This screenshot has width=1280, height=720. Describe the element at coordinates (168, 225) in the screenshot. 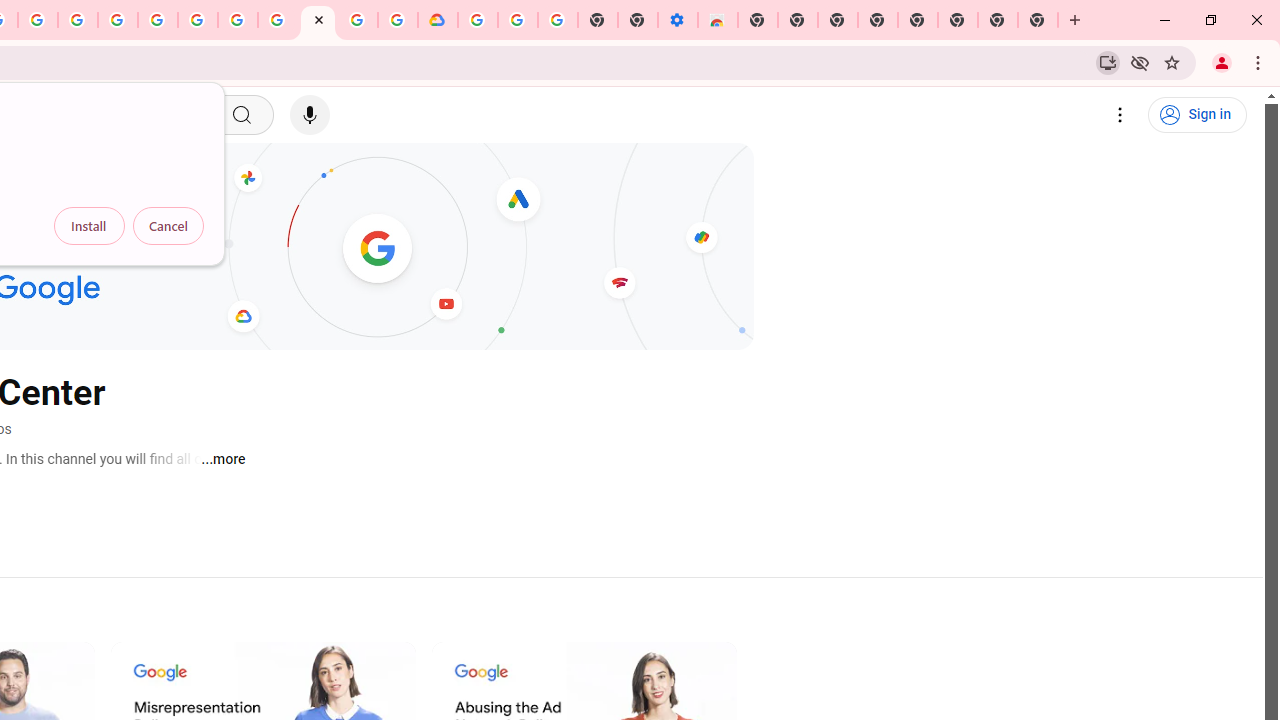

I see `'Cancel'` at that location.